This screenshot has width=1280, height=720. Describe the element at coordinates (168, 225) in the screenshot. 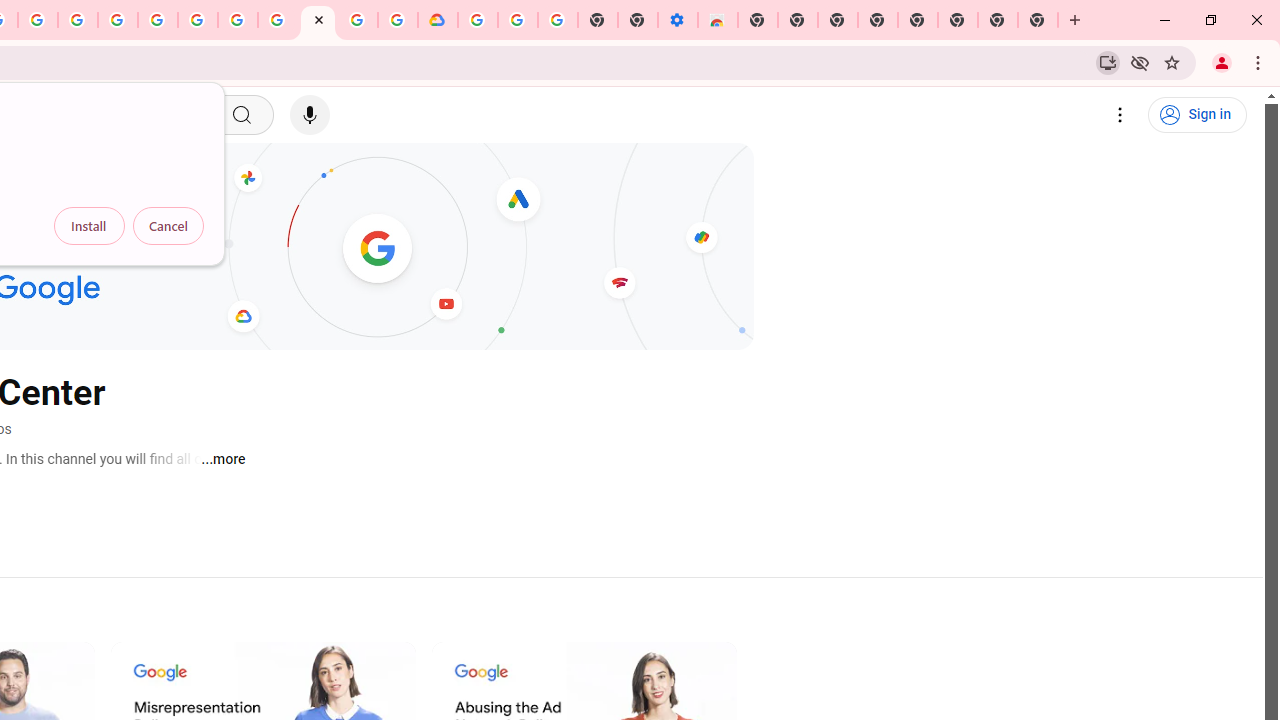

I see `'Cancel'` at that location.